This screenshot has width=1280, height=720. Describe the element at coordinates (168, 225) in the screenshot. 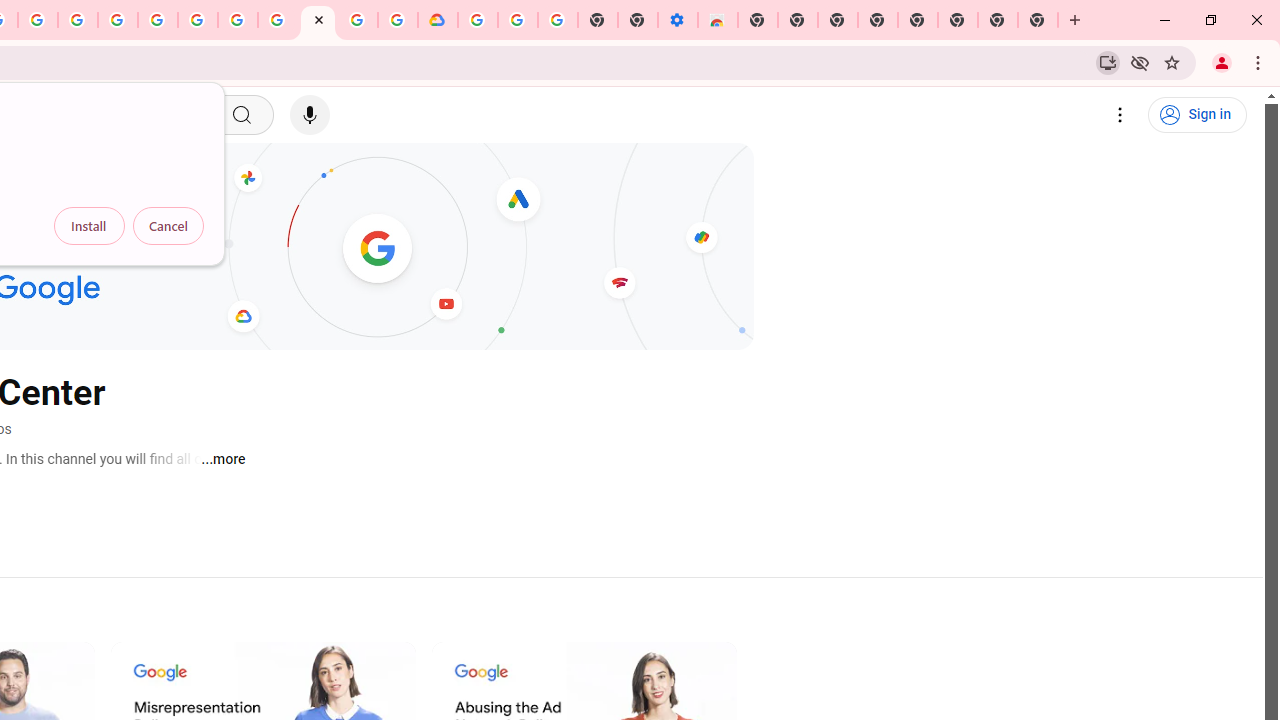

I see `'Cancel'` at that location.